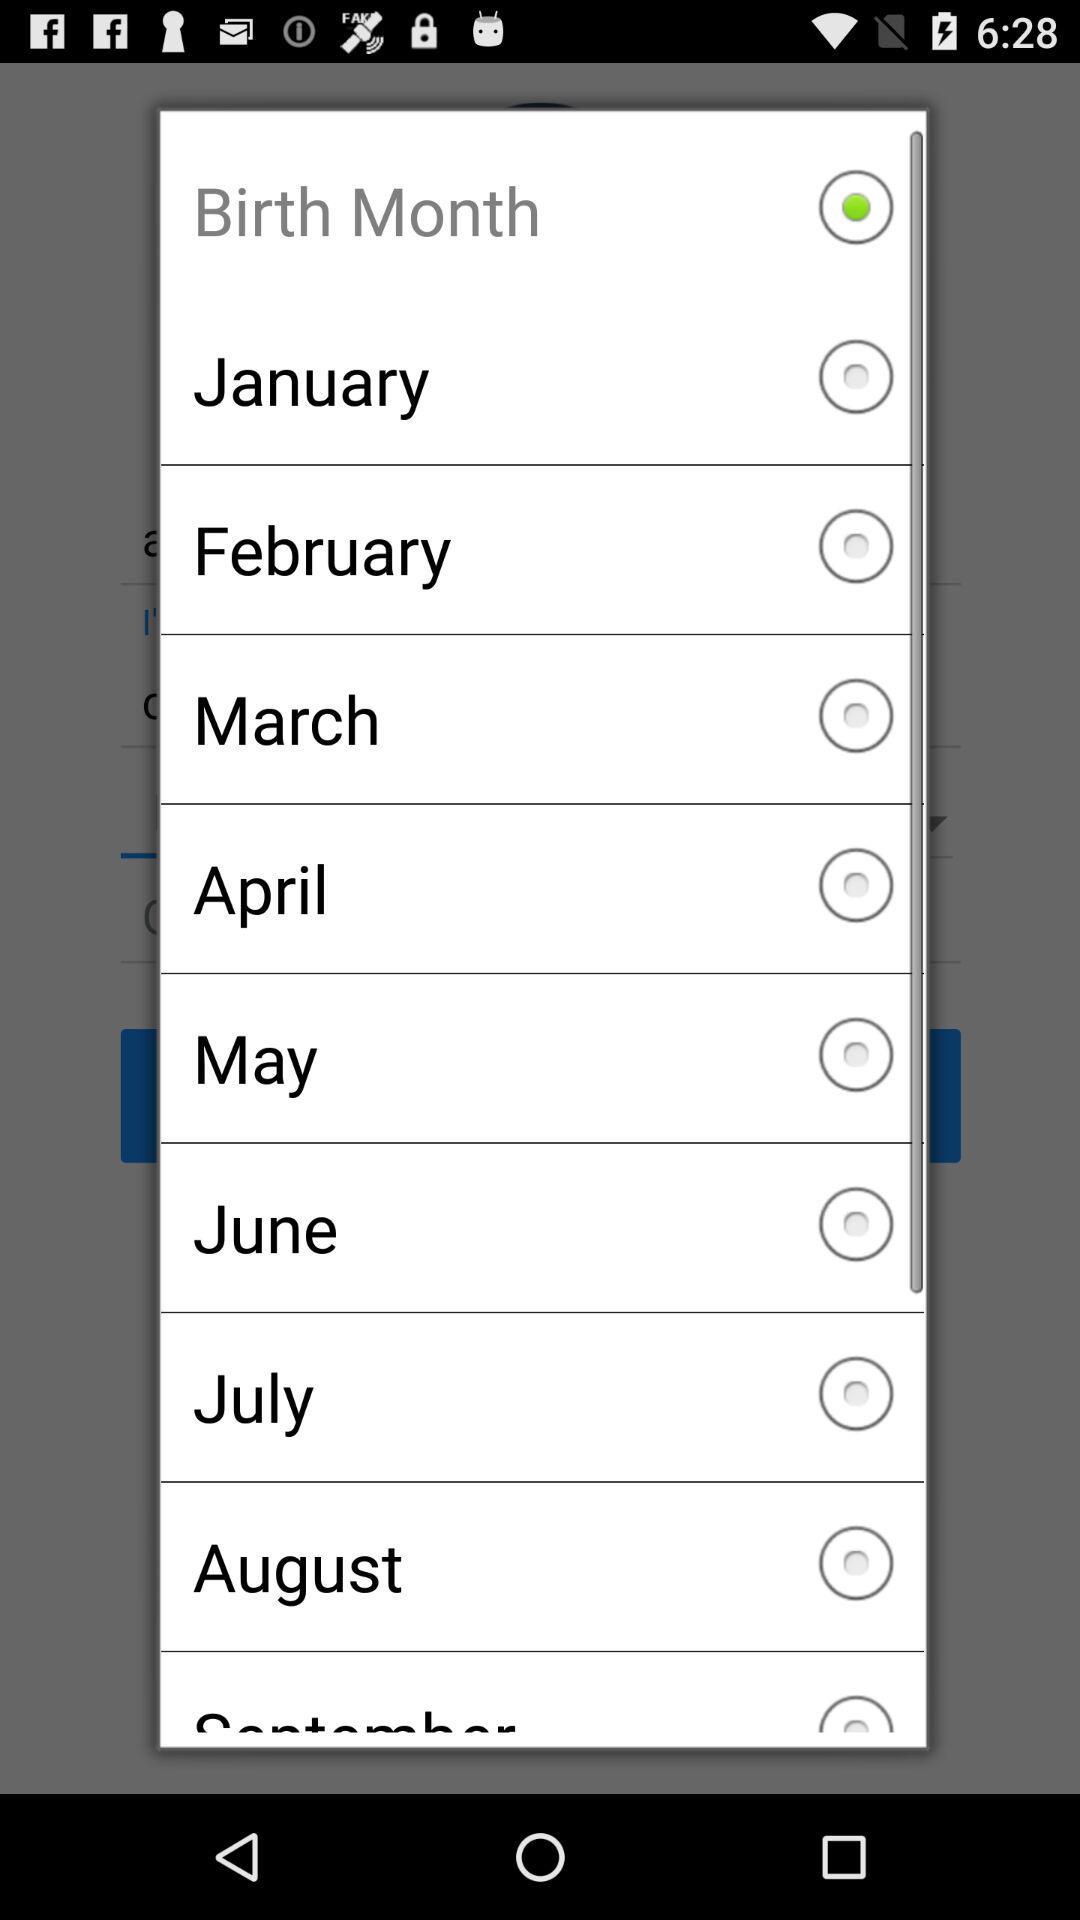  I want to click on august icon, so click(542, 1565).